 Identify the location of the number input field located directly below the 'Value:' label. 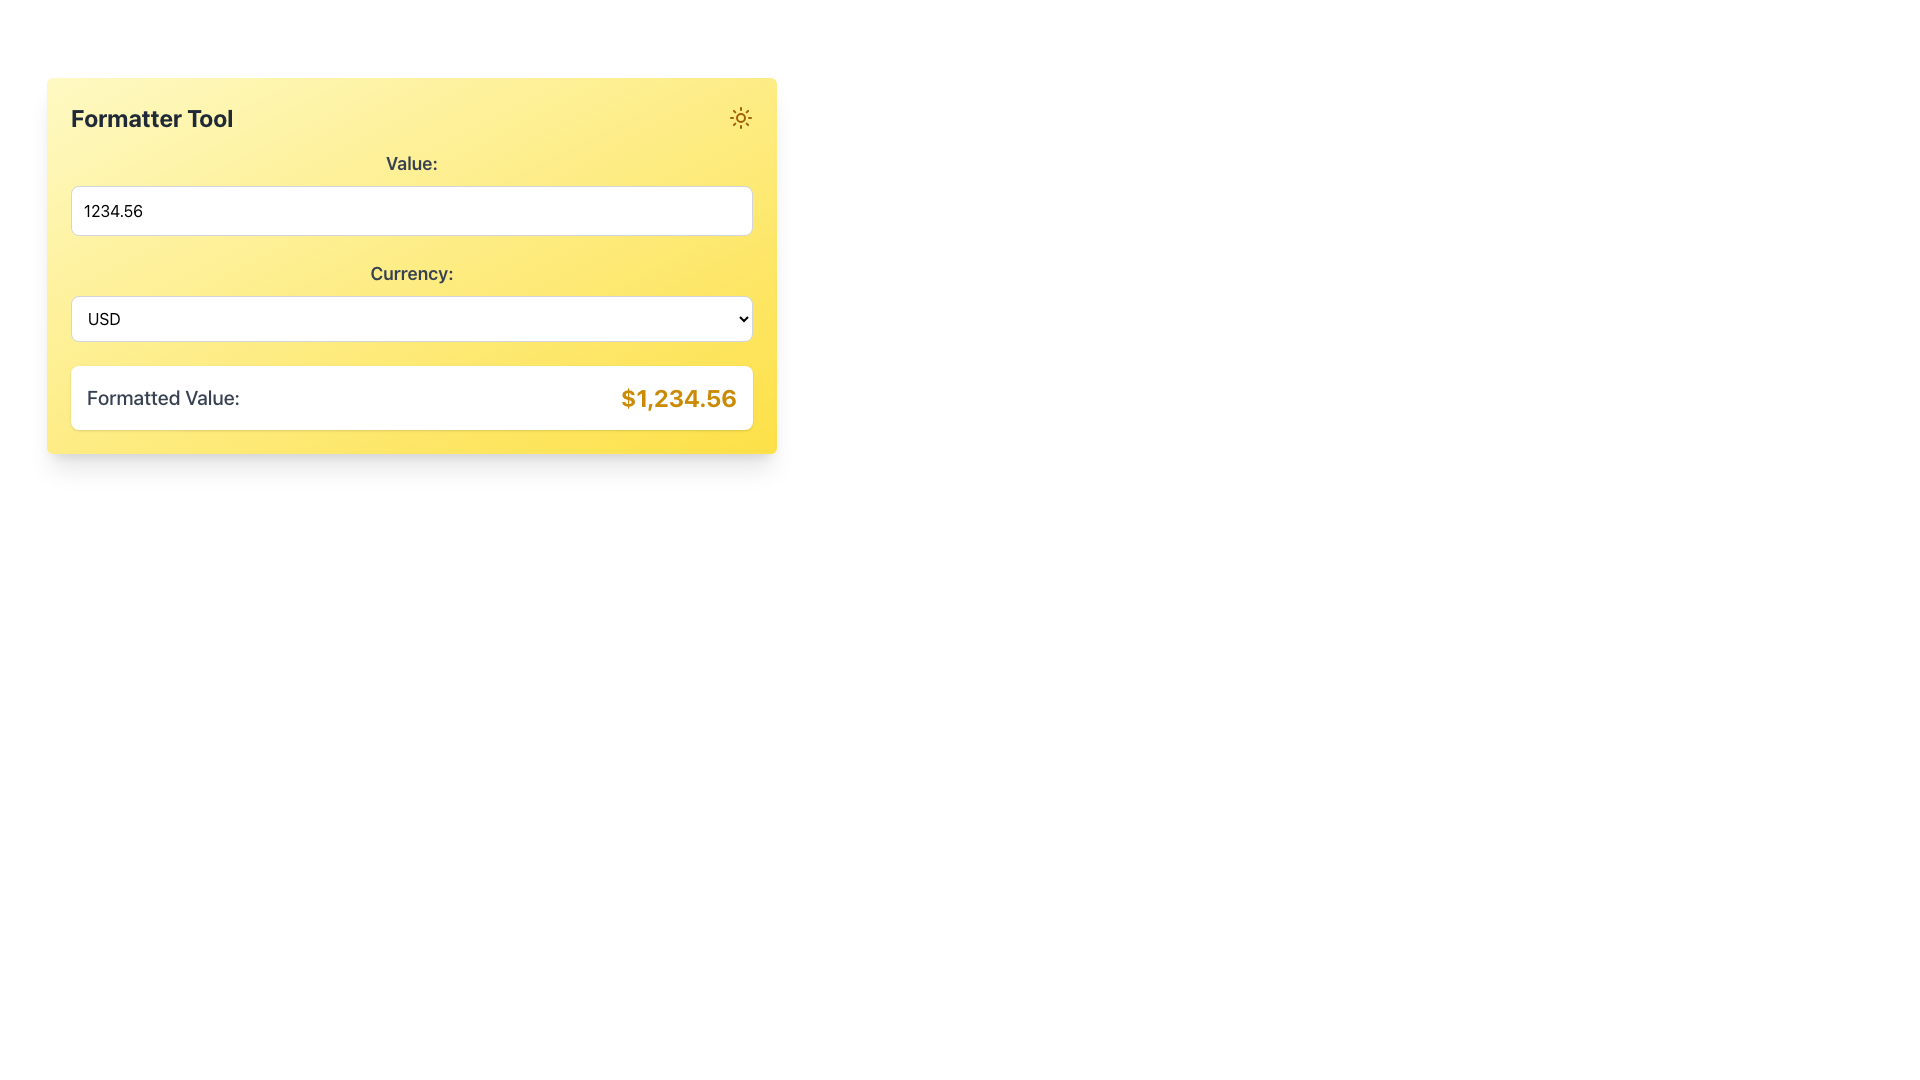
(411, 192).